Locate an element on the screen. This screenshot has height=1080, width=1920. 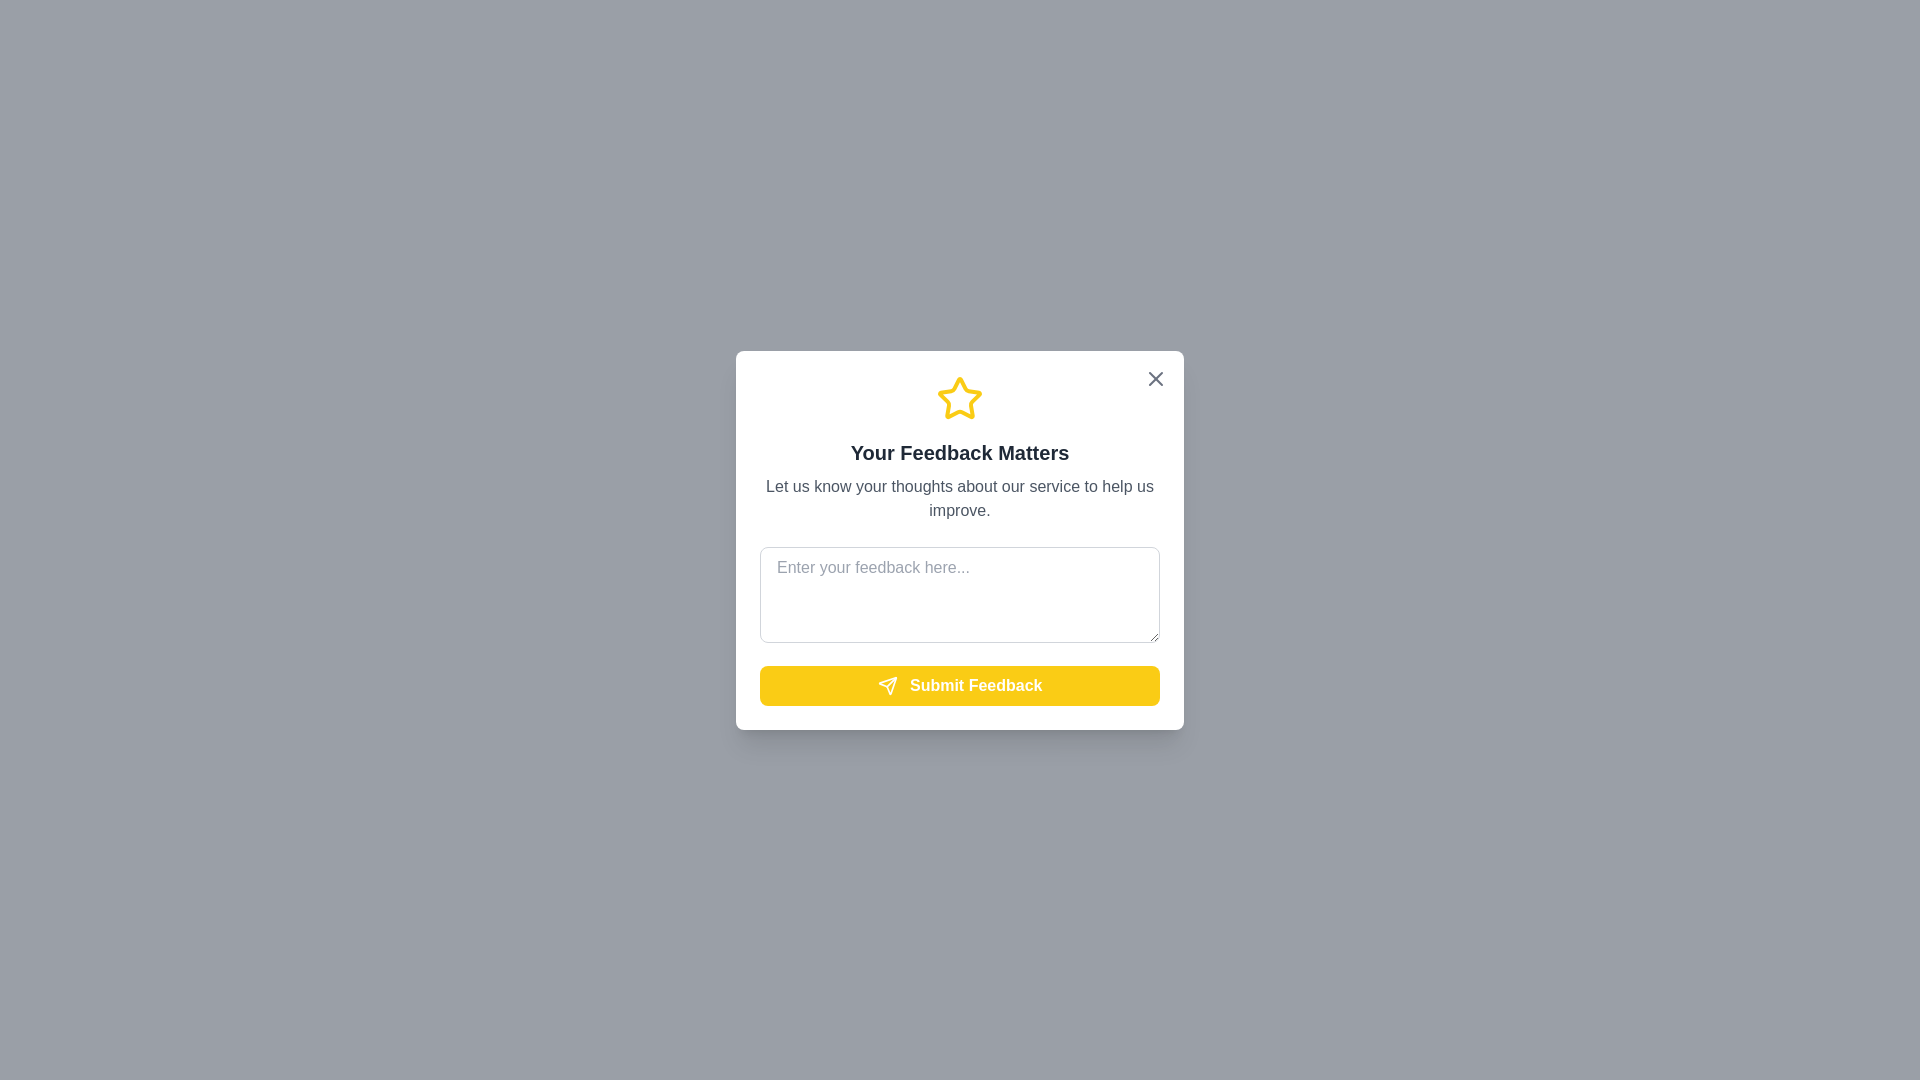
the 'Submit Feedback' button to submit the feedback is located at coordinates (960, 684).